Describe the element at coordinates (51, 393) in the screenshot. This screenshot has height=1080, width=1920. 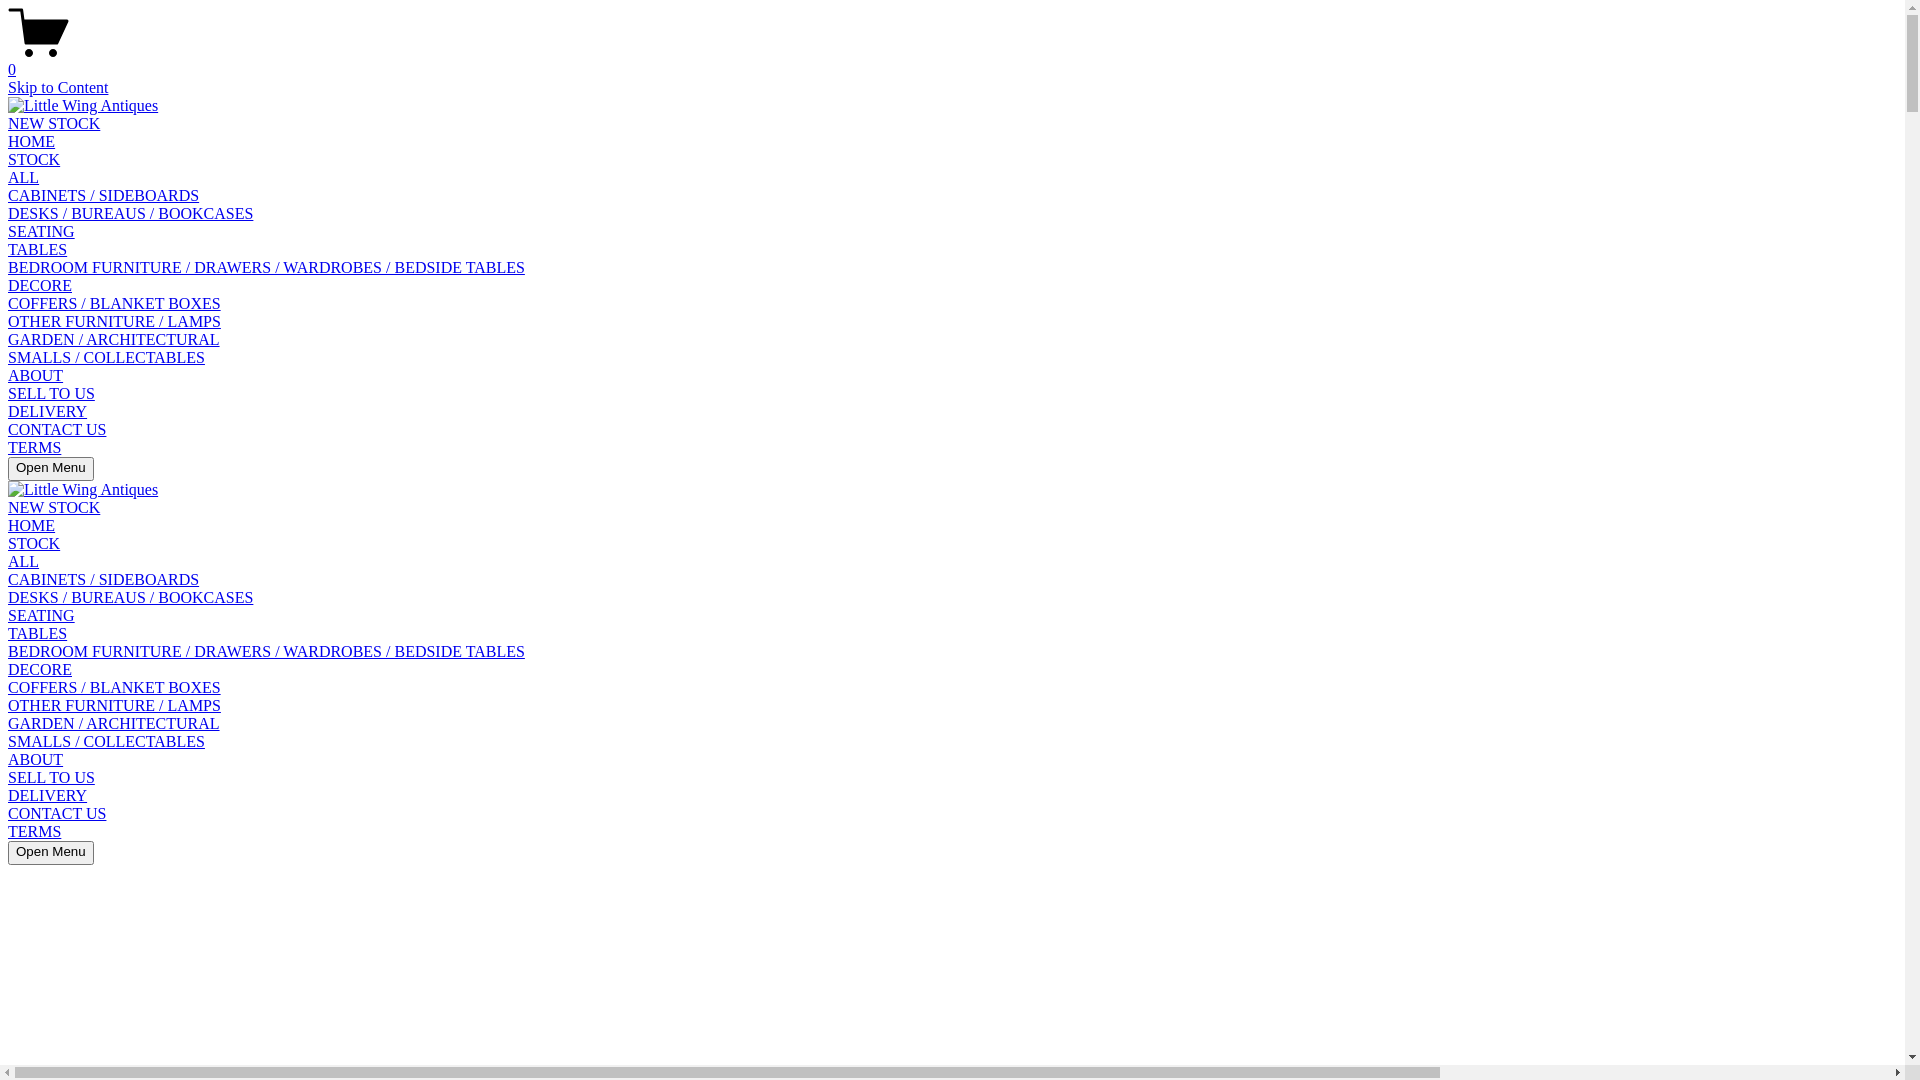
I see `'SELL TO US'` at that location.